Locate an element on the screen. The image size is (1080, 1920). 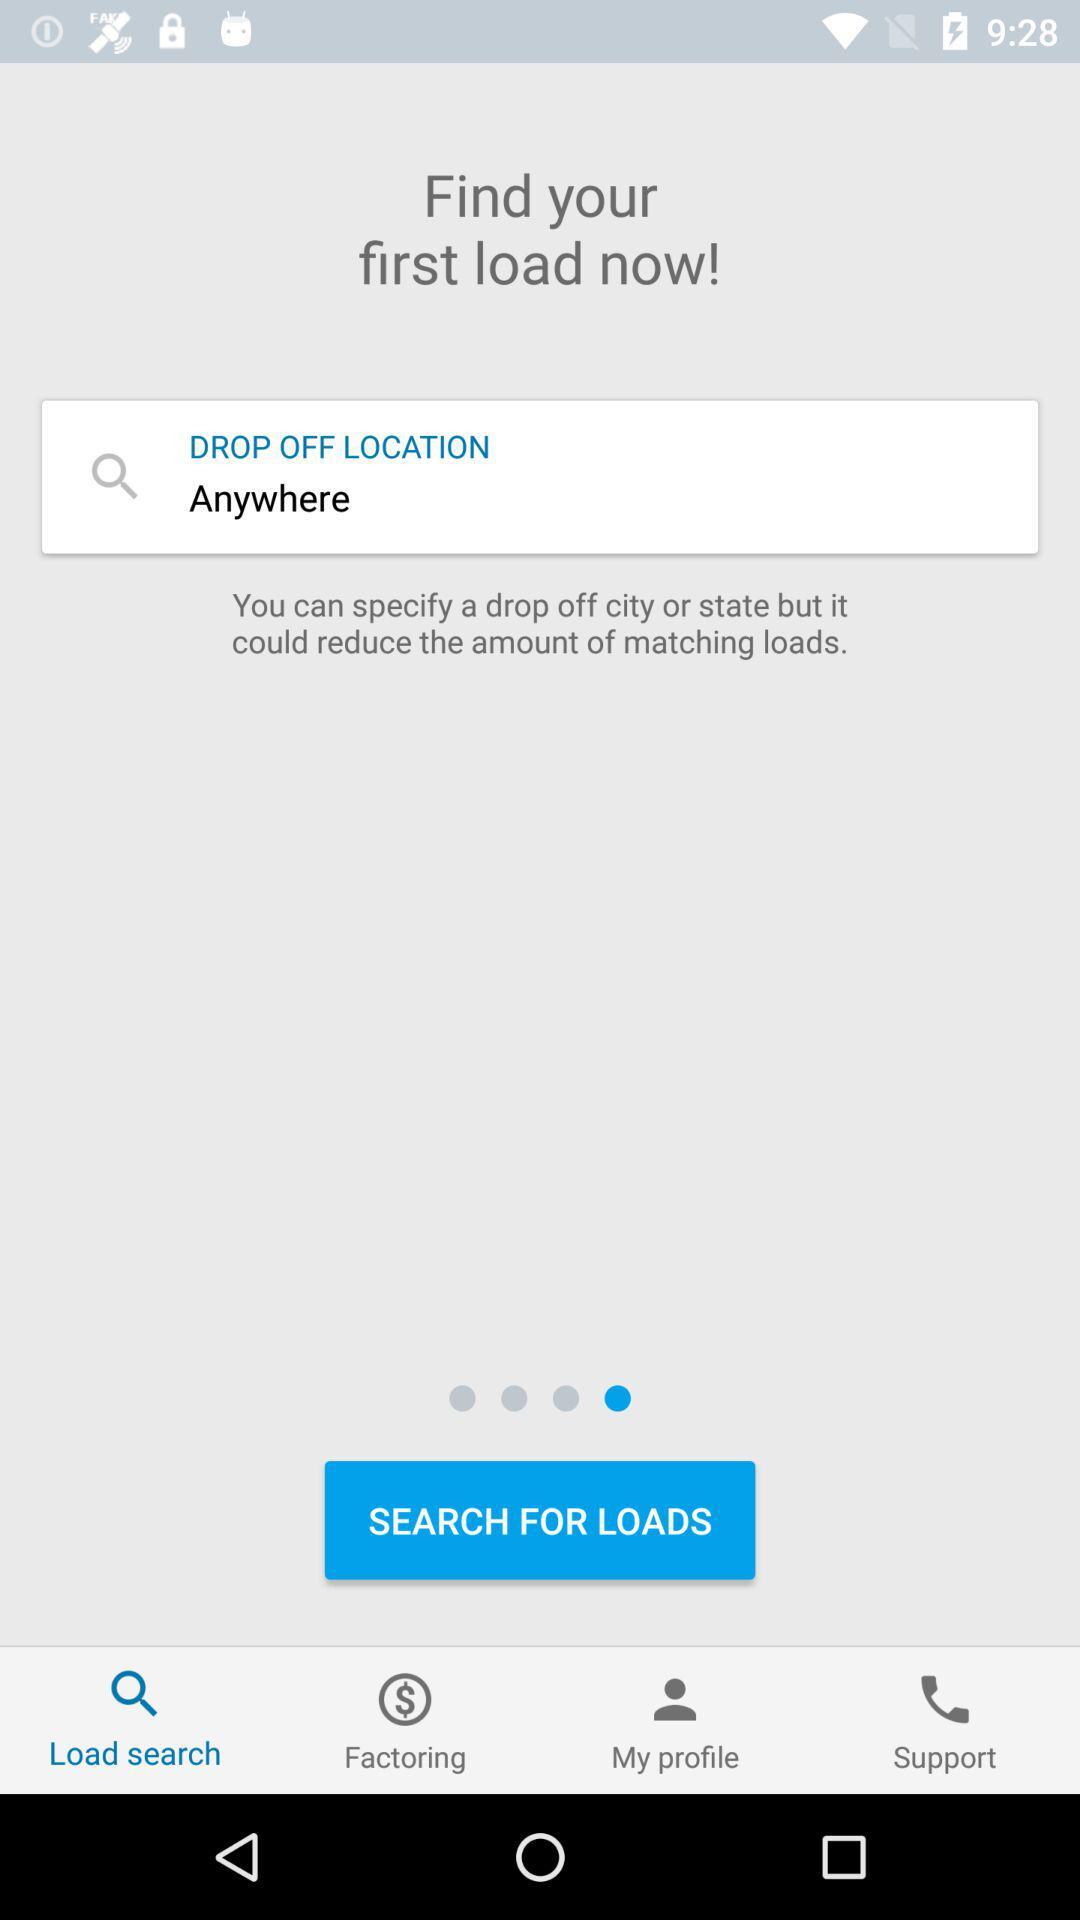
the my profile icon is located at coordinates (675, 1719).